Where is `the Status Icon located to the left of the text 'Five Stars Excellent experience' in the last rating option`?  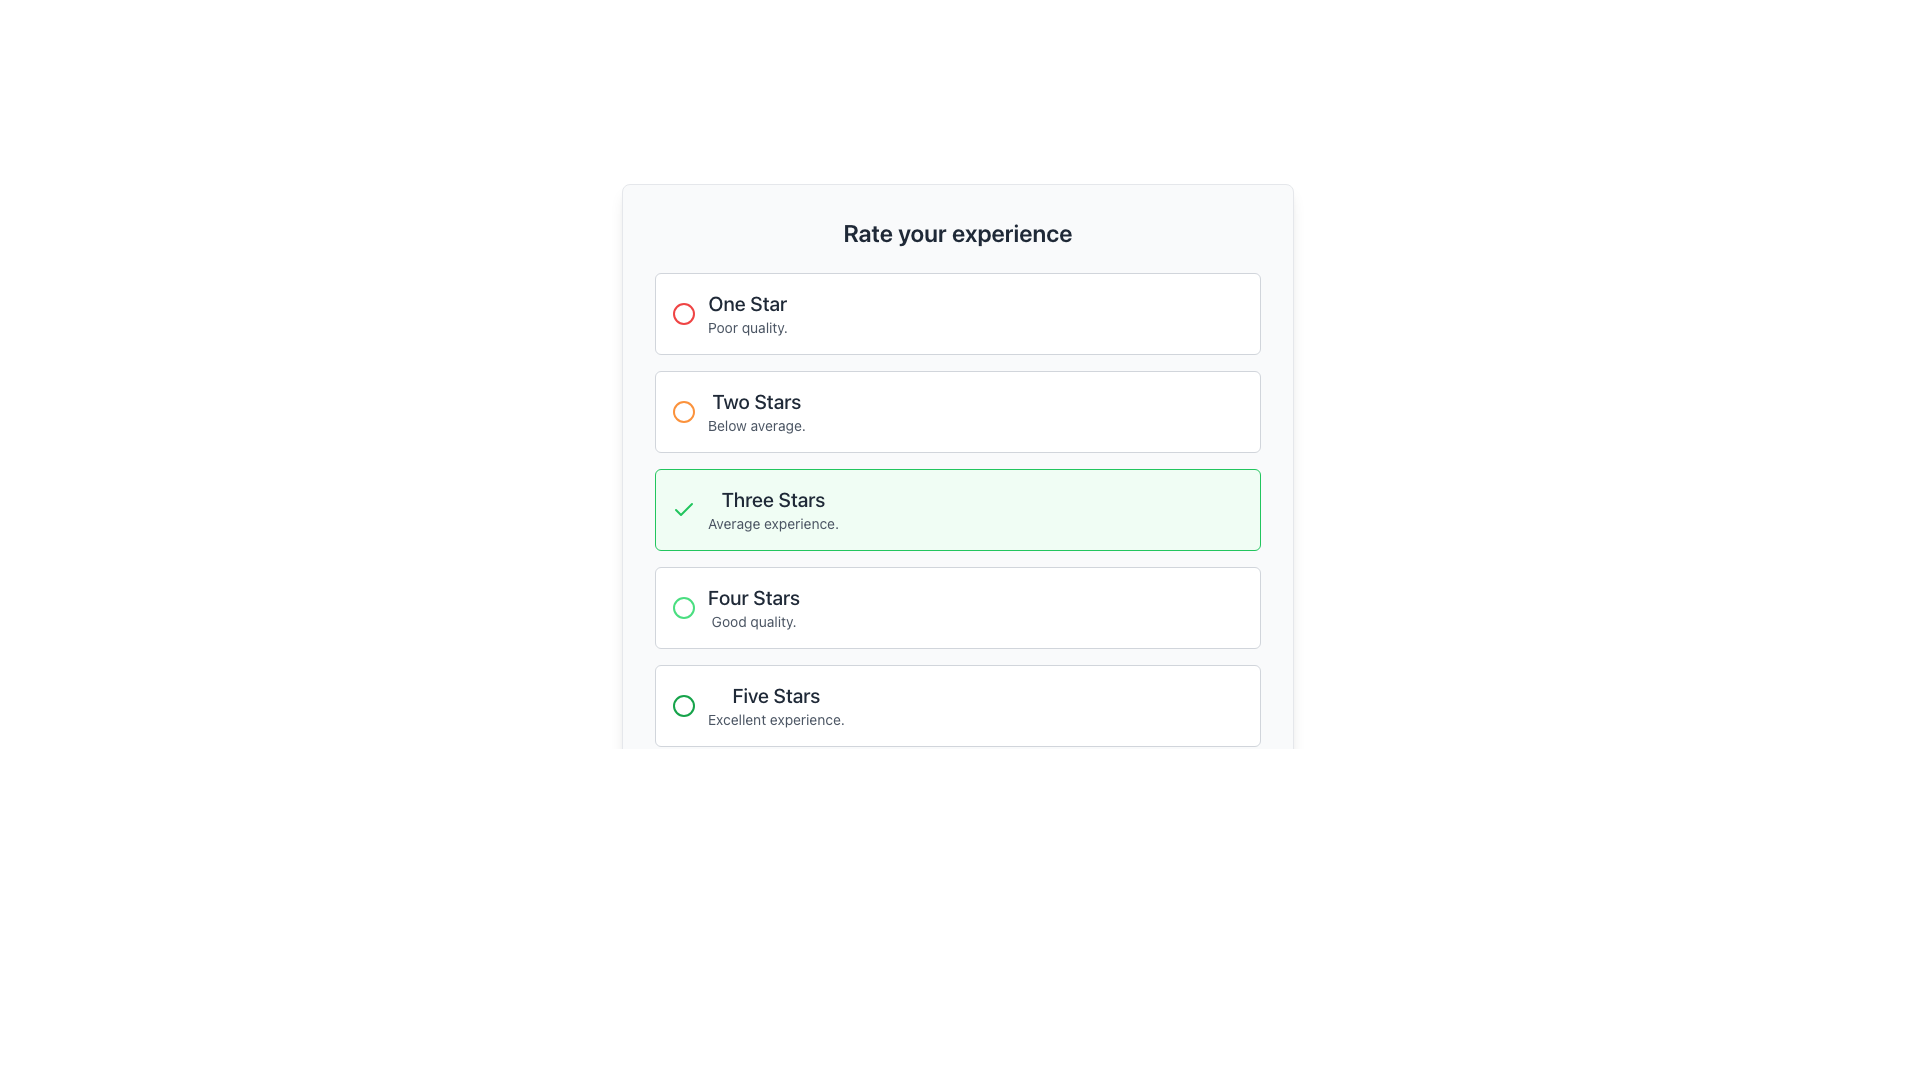
the Status Icon located to the left of the text 'Five Stars Excellent experience' in the last rating option is located at coordinates (684, 704).